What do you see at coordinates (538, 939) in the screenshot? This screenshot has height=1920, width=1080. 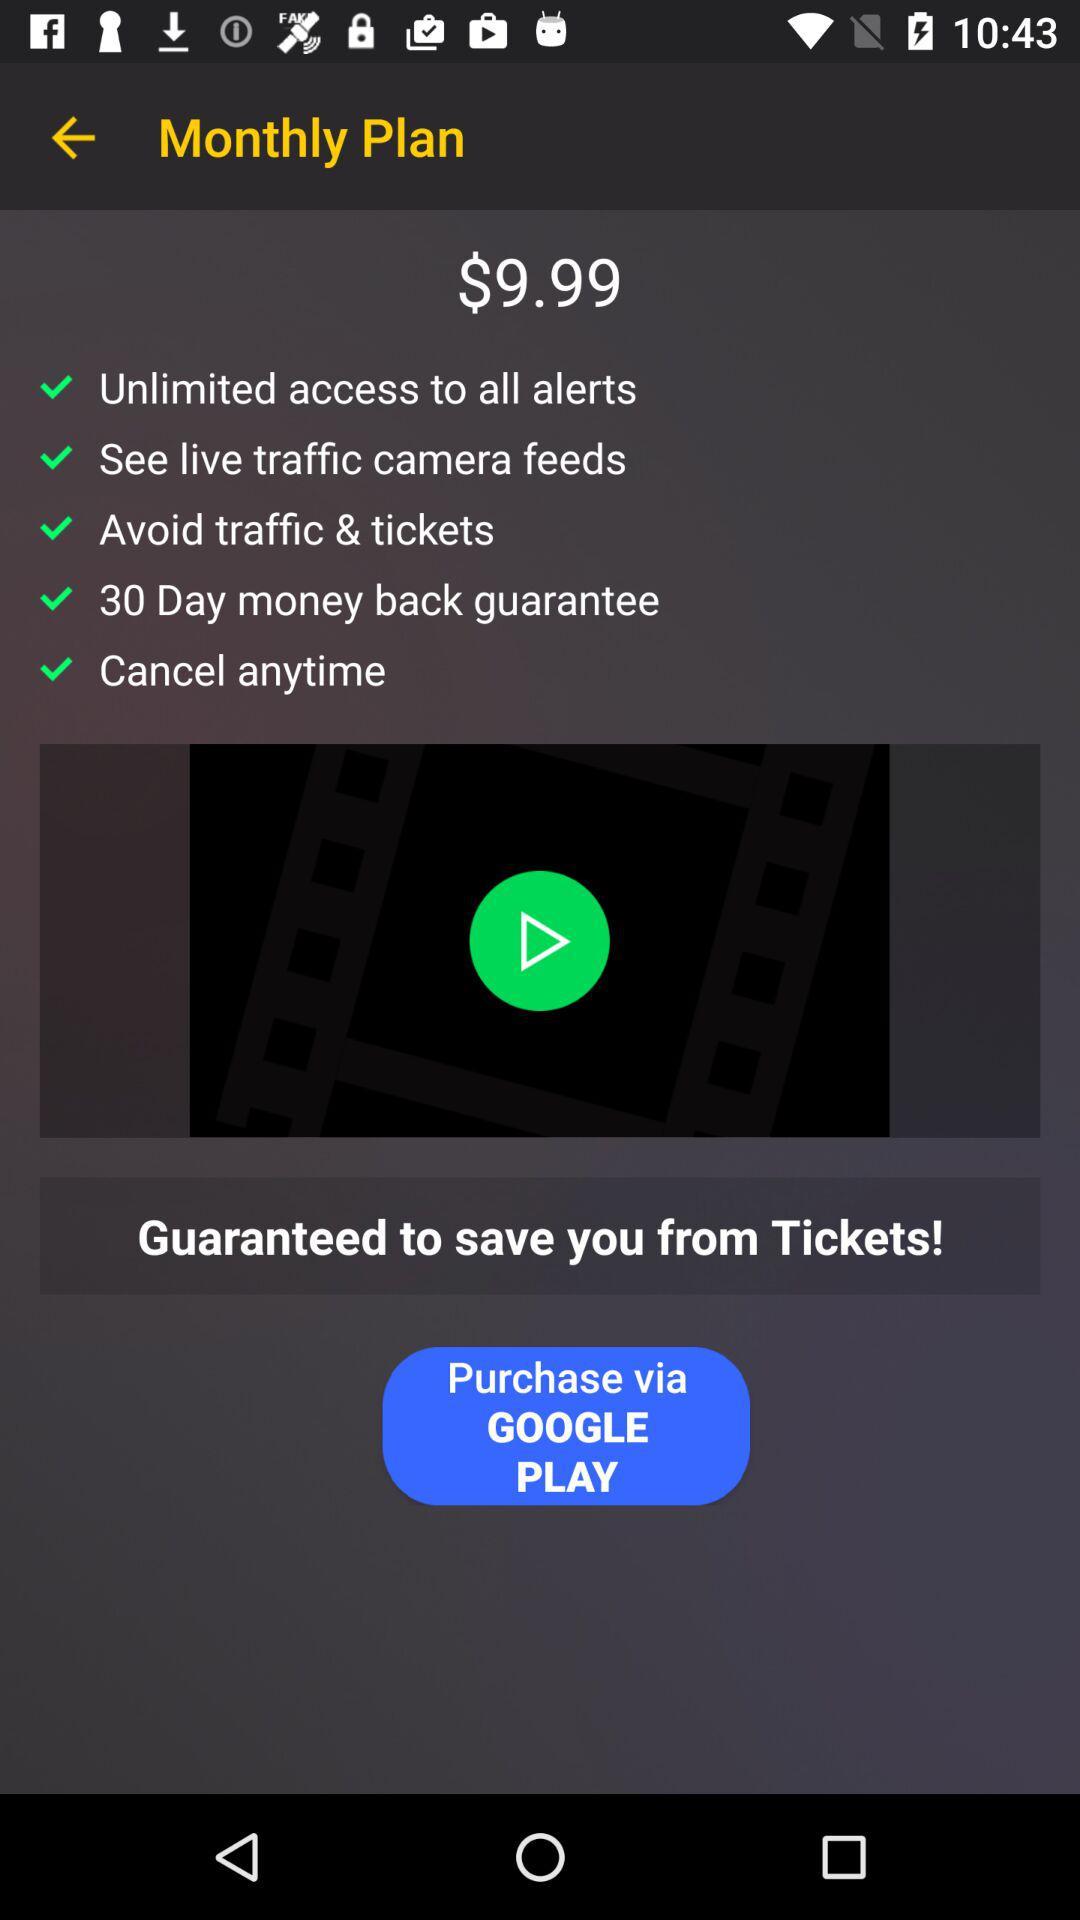 I see `the play icon` at bounding box center [538, 939].